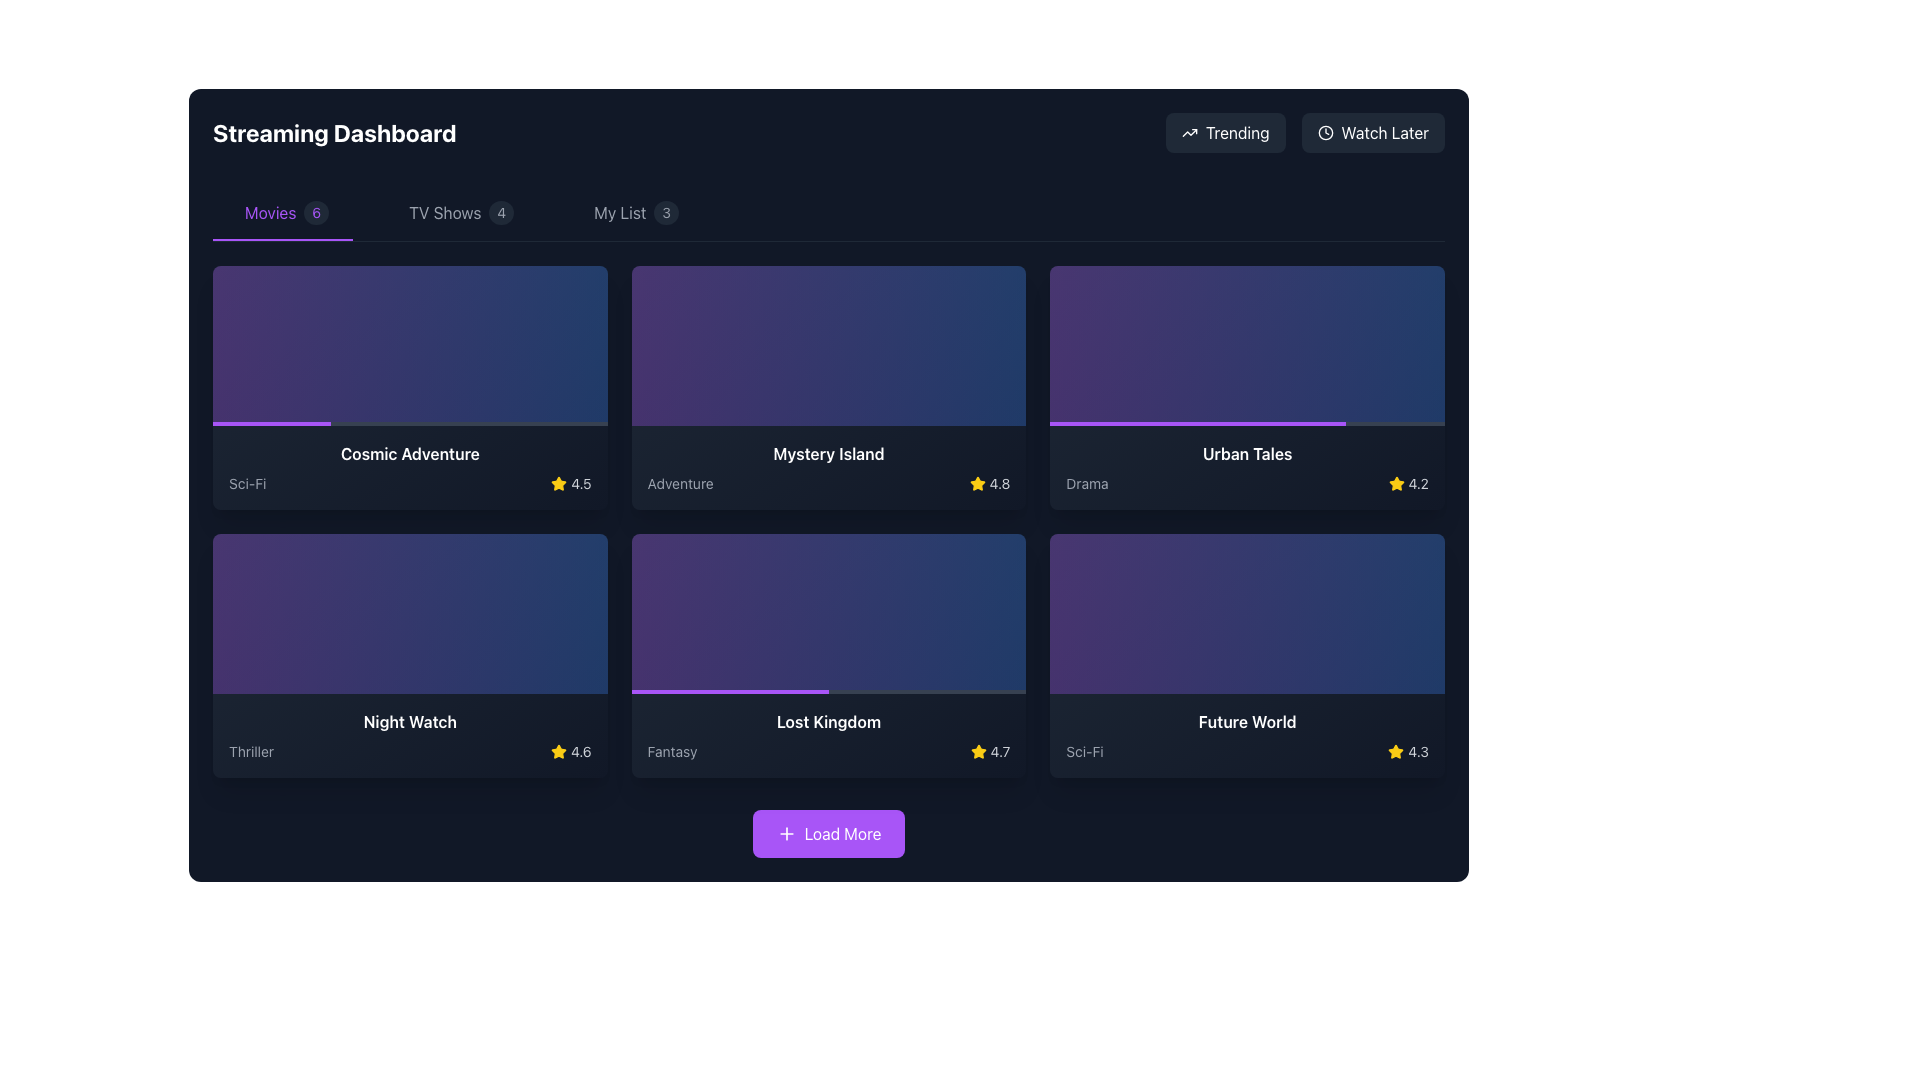 This screenshot has height=1080, width=1920. What do you see at coordinates (619, 212) in the screenshot?
I see `the 'My List' text label in the top navigation bar, which is styled with a light gray font beside a rounded badge showing the number '3'` at bounding box center [619, 212].